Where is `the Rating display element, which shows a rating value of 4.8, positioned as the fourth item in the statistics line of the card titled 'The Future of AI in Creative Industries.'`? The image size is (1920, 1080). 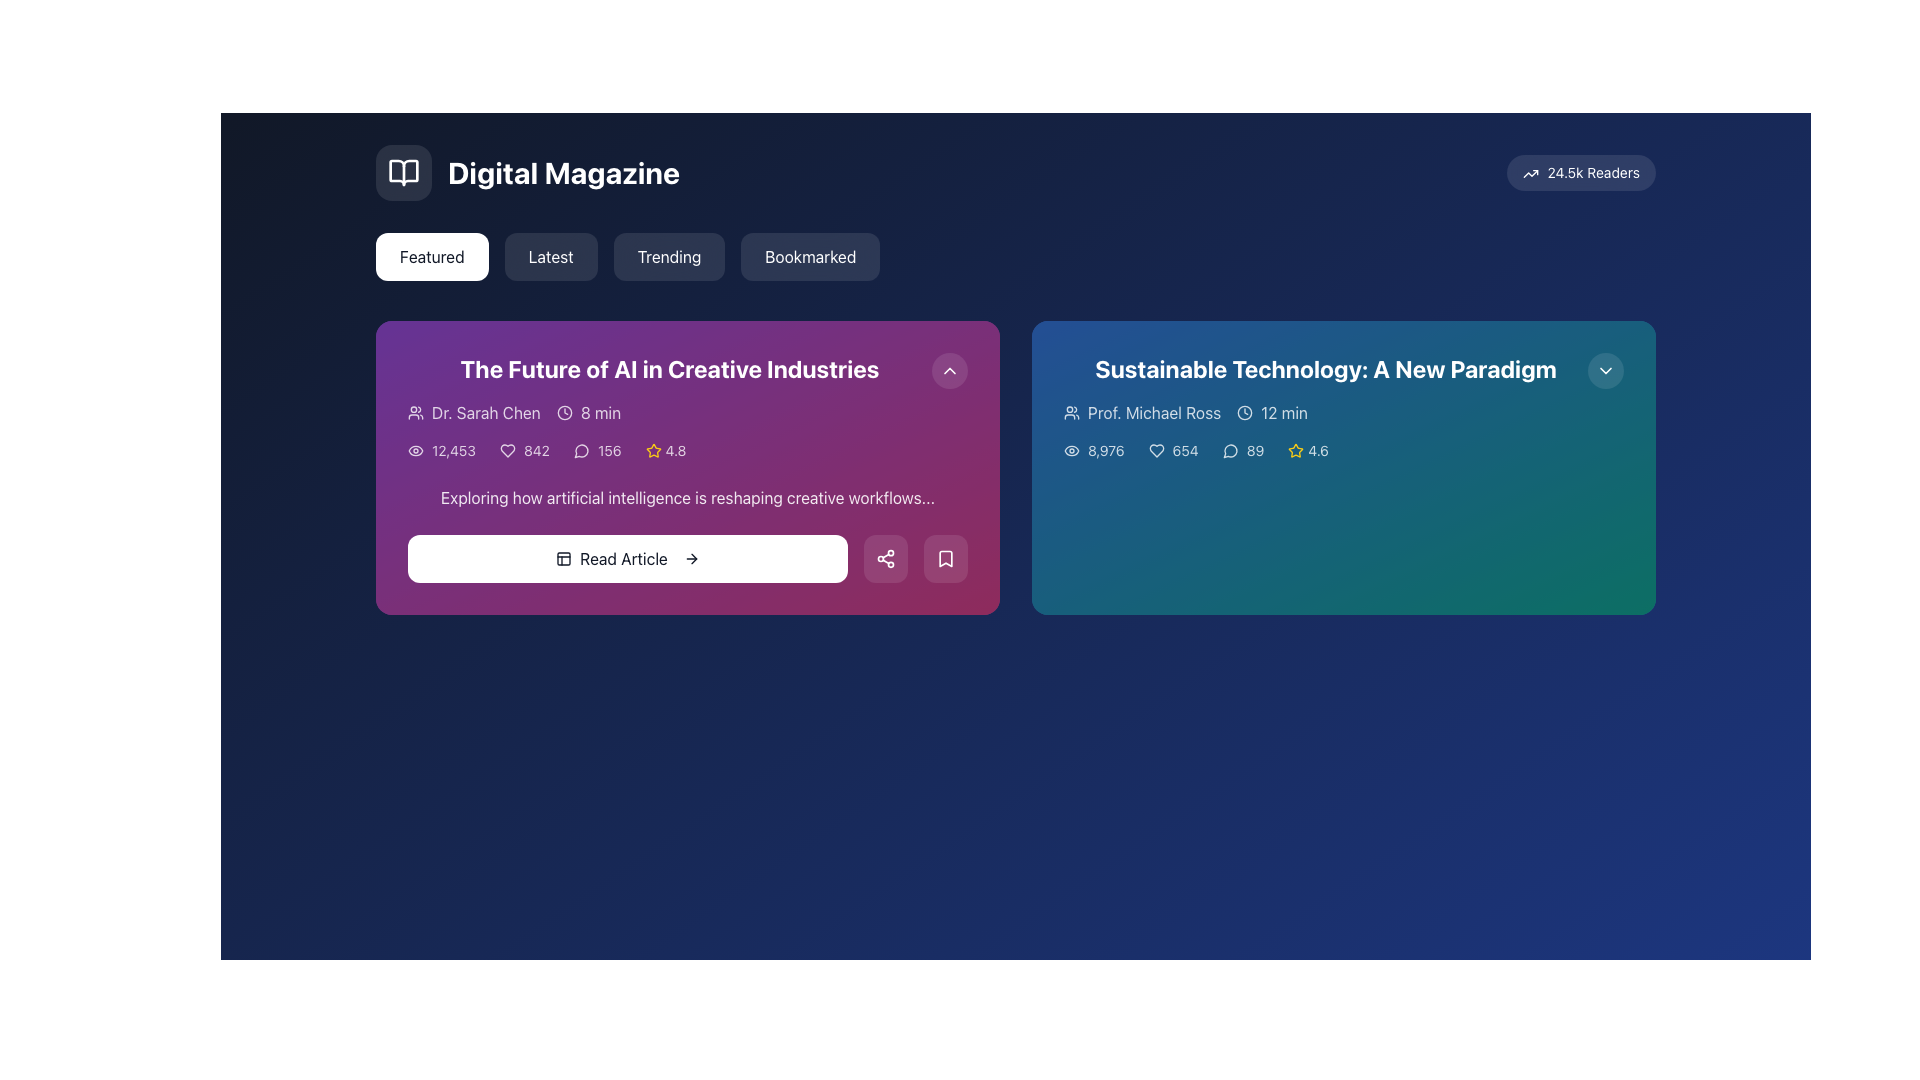
the Rating display element, which shows a rating value of 4.8, positioned as the fourth item in the statistics line of the card titled 'The Future of AI in Creative Industries.' is located at coordinates (687, 451).